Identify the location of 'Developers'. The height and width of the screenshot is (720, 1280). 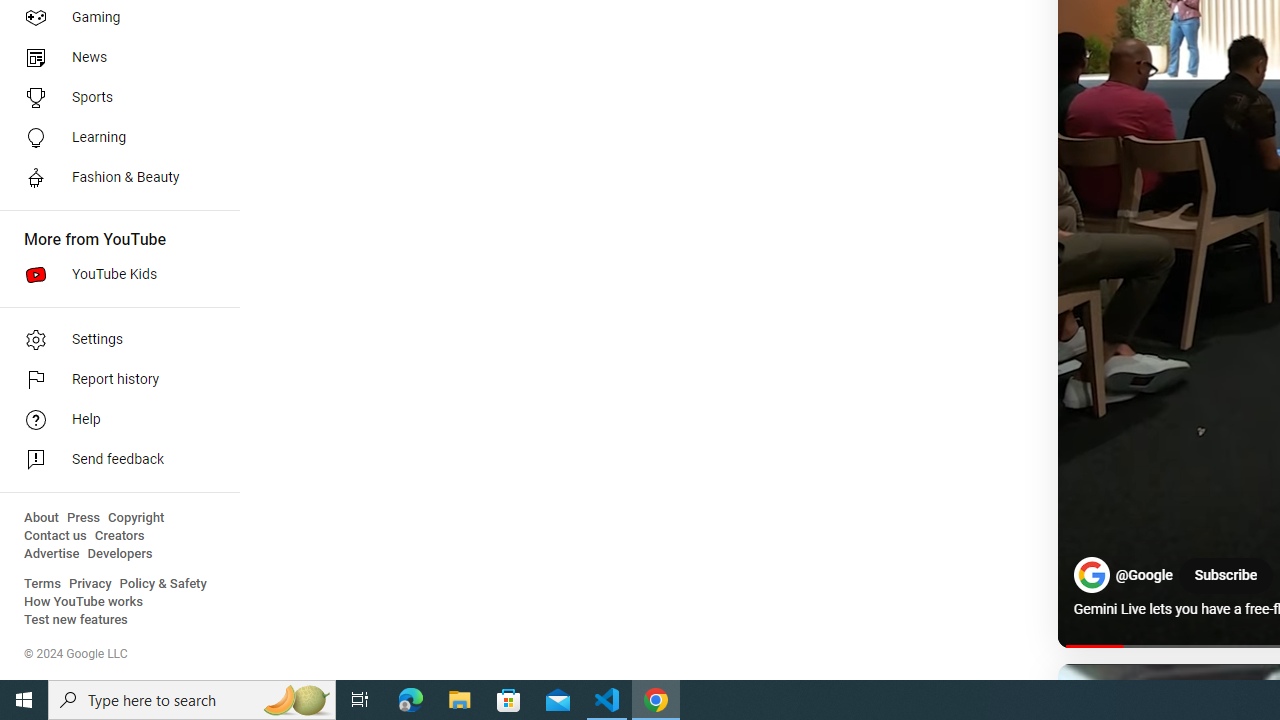
(119, 554).